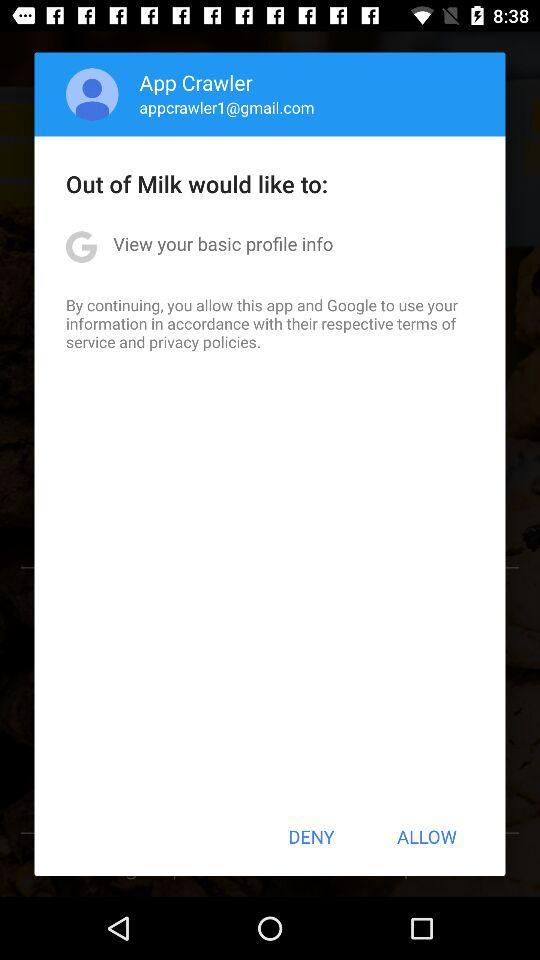 This screenshot has height=960, width=540. What do you see at coordinates (311, 836) in the screenshot?
I see `the item at the bottom` at bounding box center [311, 836].